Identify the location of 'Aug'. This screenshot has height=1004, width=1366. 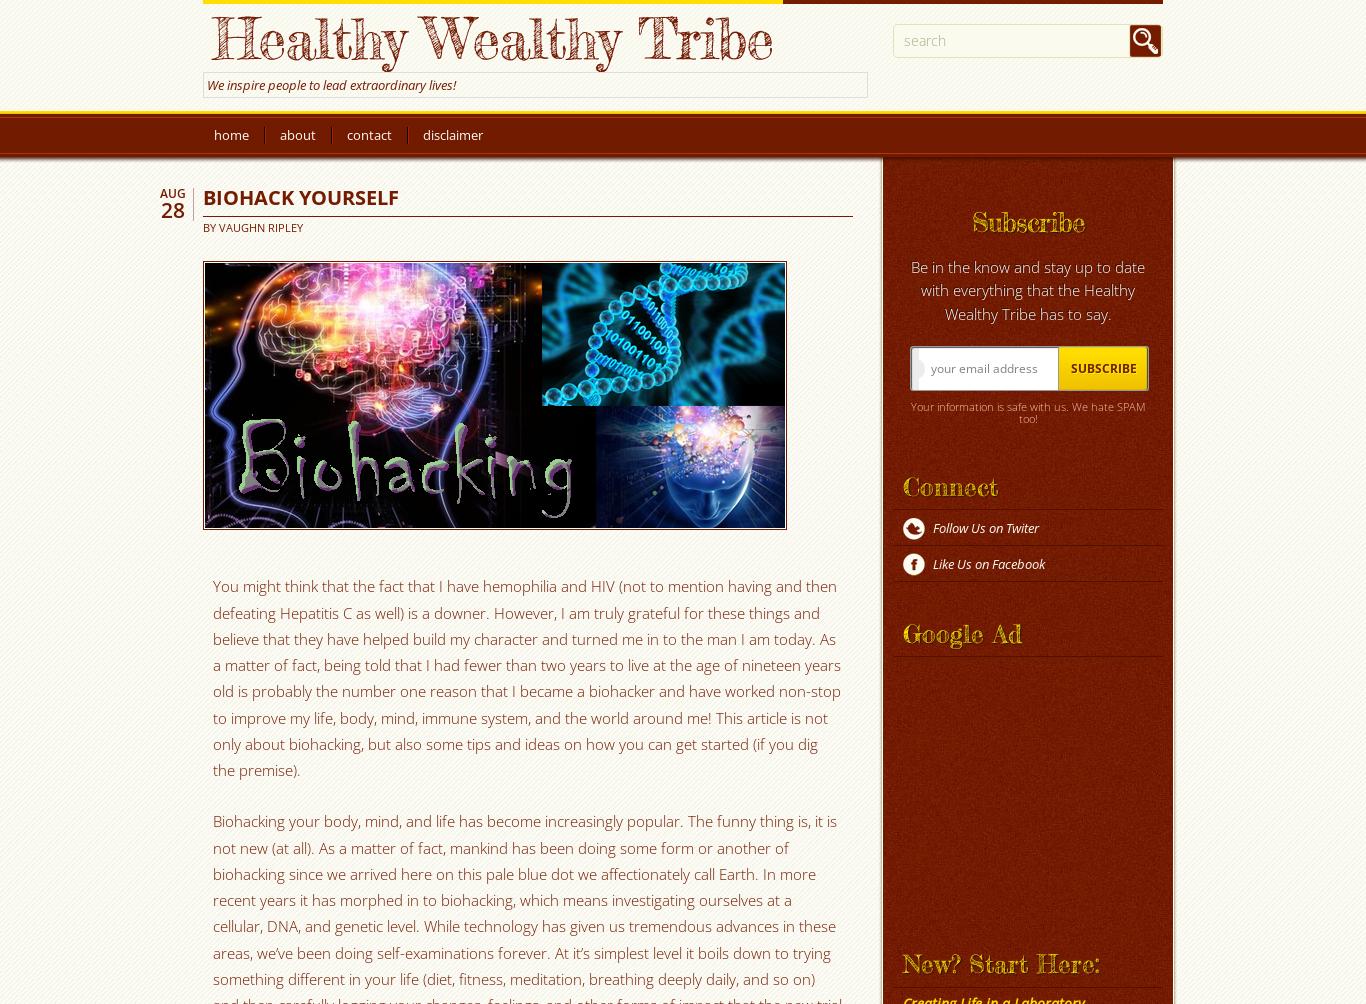
(171, 192).